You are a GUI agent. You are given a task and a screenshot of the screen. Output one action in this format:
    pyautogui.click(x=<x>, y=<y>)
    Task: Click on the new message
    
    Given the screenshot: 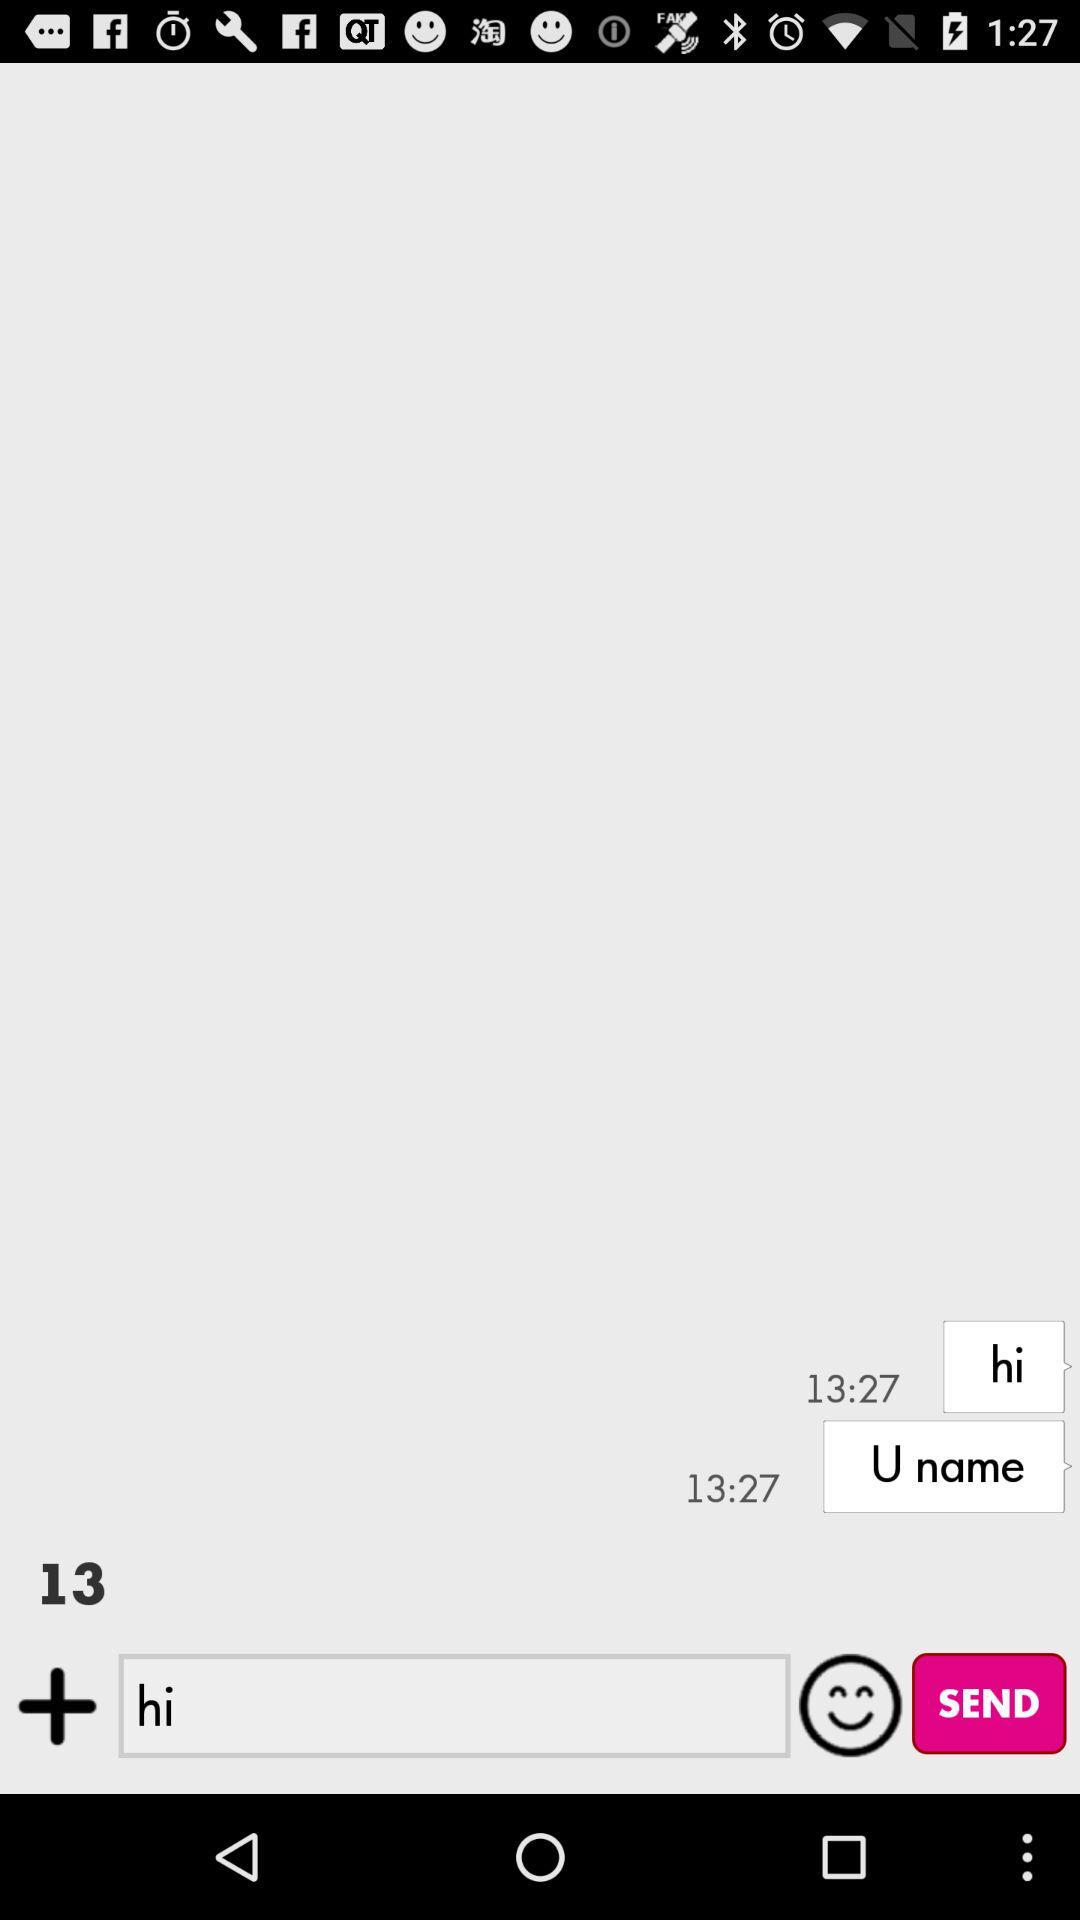 What is the action you would take?
    pyautogui.click(x=56, y=1705)
    